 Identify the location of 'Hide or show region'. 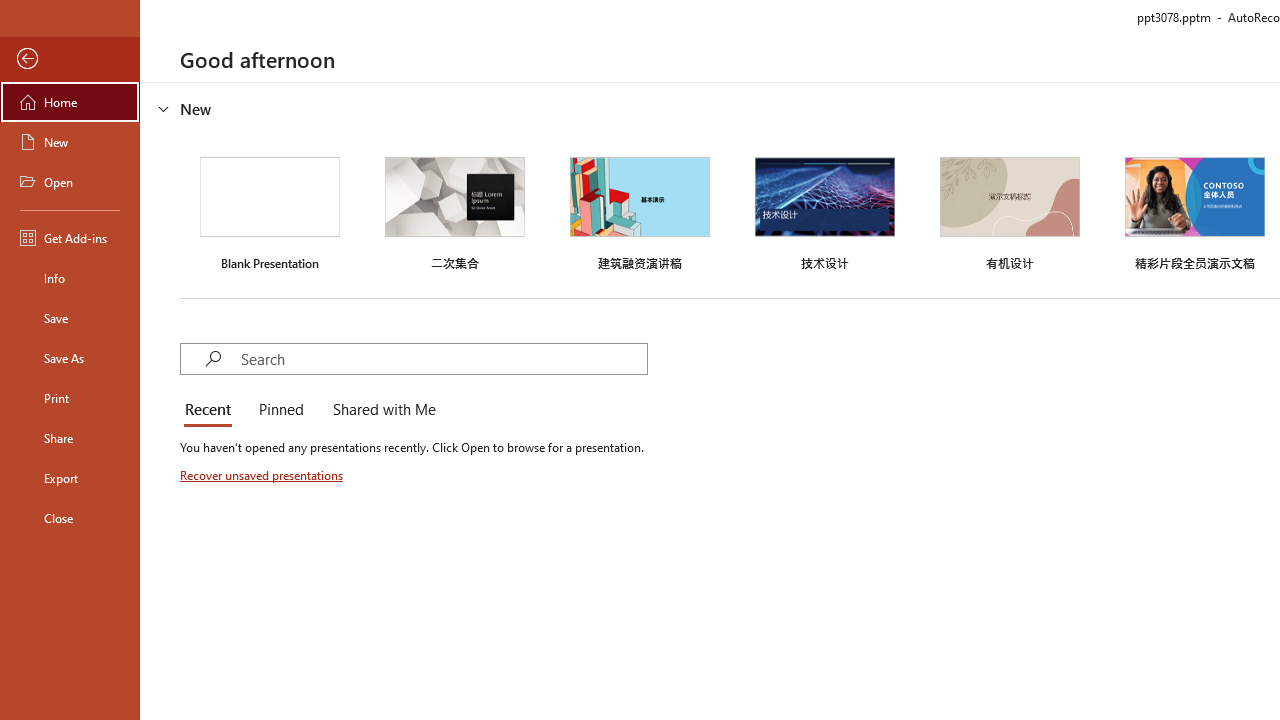
(164, 109).